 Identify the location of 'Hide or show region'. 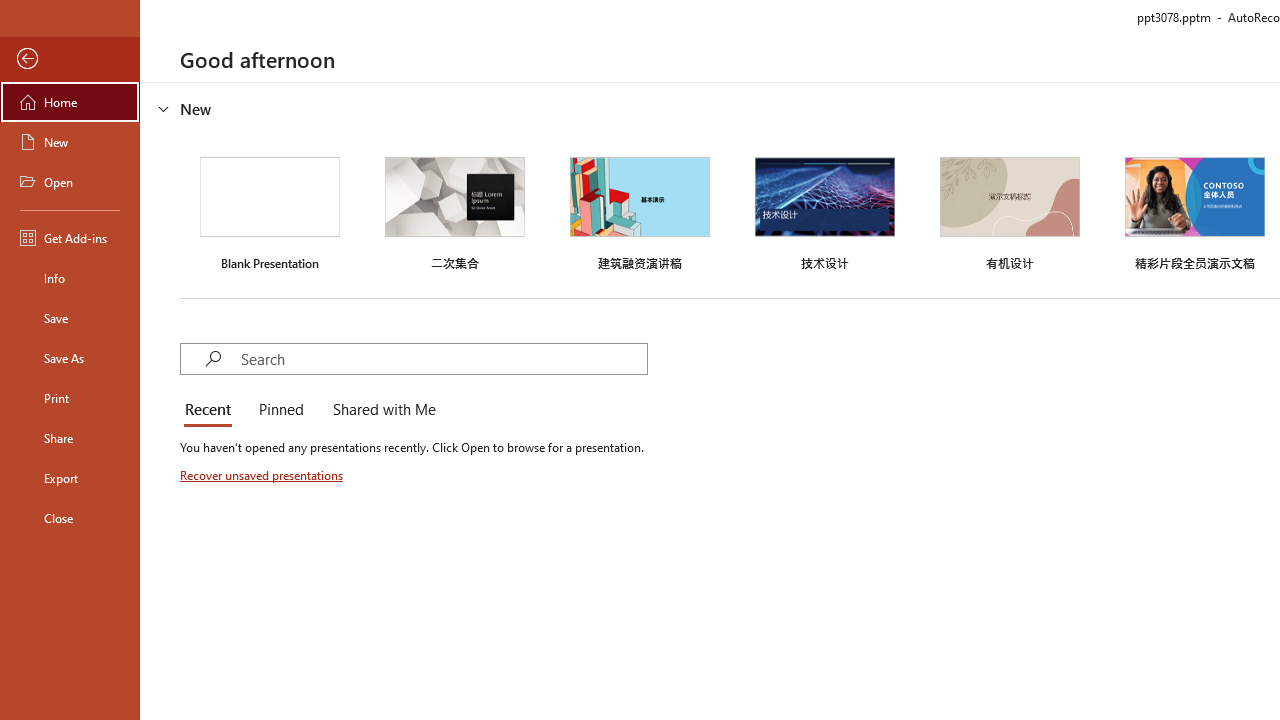
(164, 109).